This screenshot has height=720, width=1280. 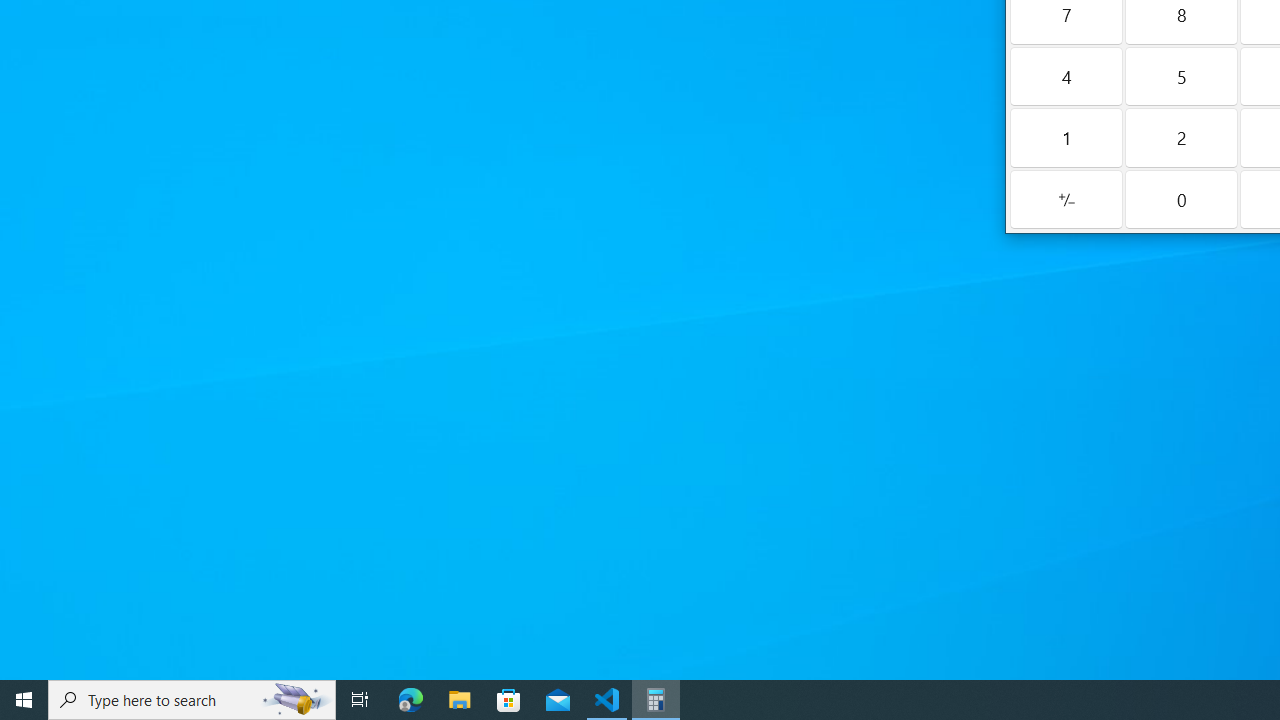 What do you see at coordinates (1065, 75) in the screenshot?
I see `'Four'` at bounding box center [1065, 75].